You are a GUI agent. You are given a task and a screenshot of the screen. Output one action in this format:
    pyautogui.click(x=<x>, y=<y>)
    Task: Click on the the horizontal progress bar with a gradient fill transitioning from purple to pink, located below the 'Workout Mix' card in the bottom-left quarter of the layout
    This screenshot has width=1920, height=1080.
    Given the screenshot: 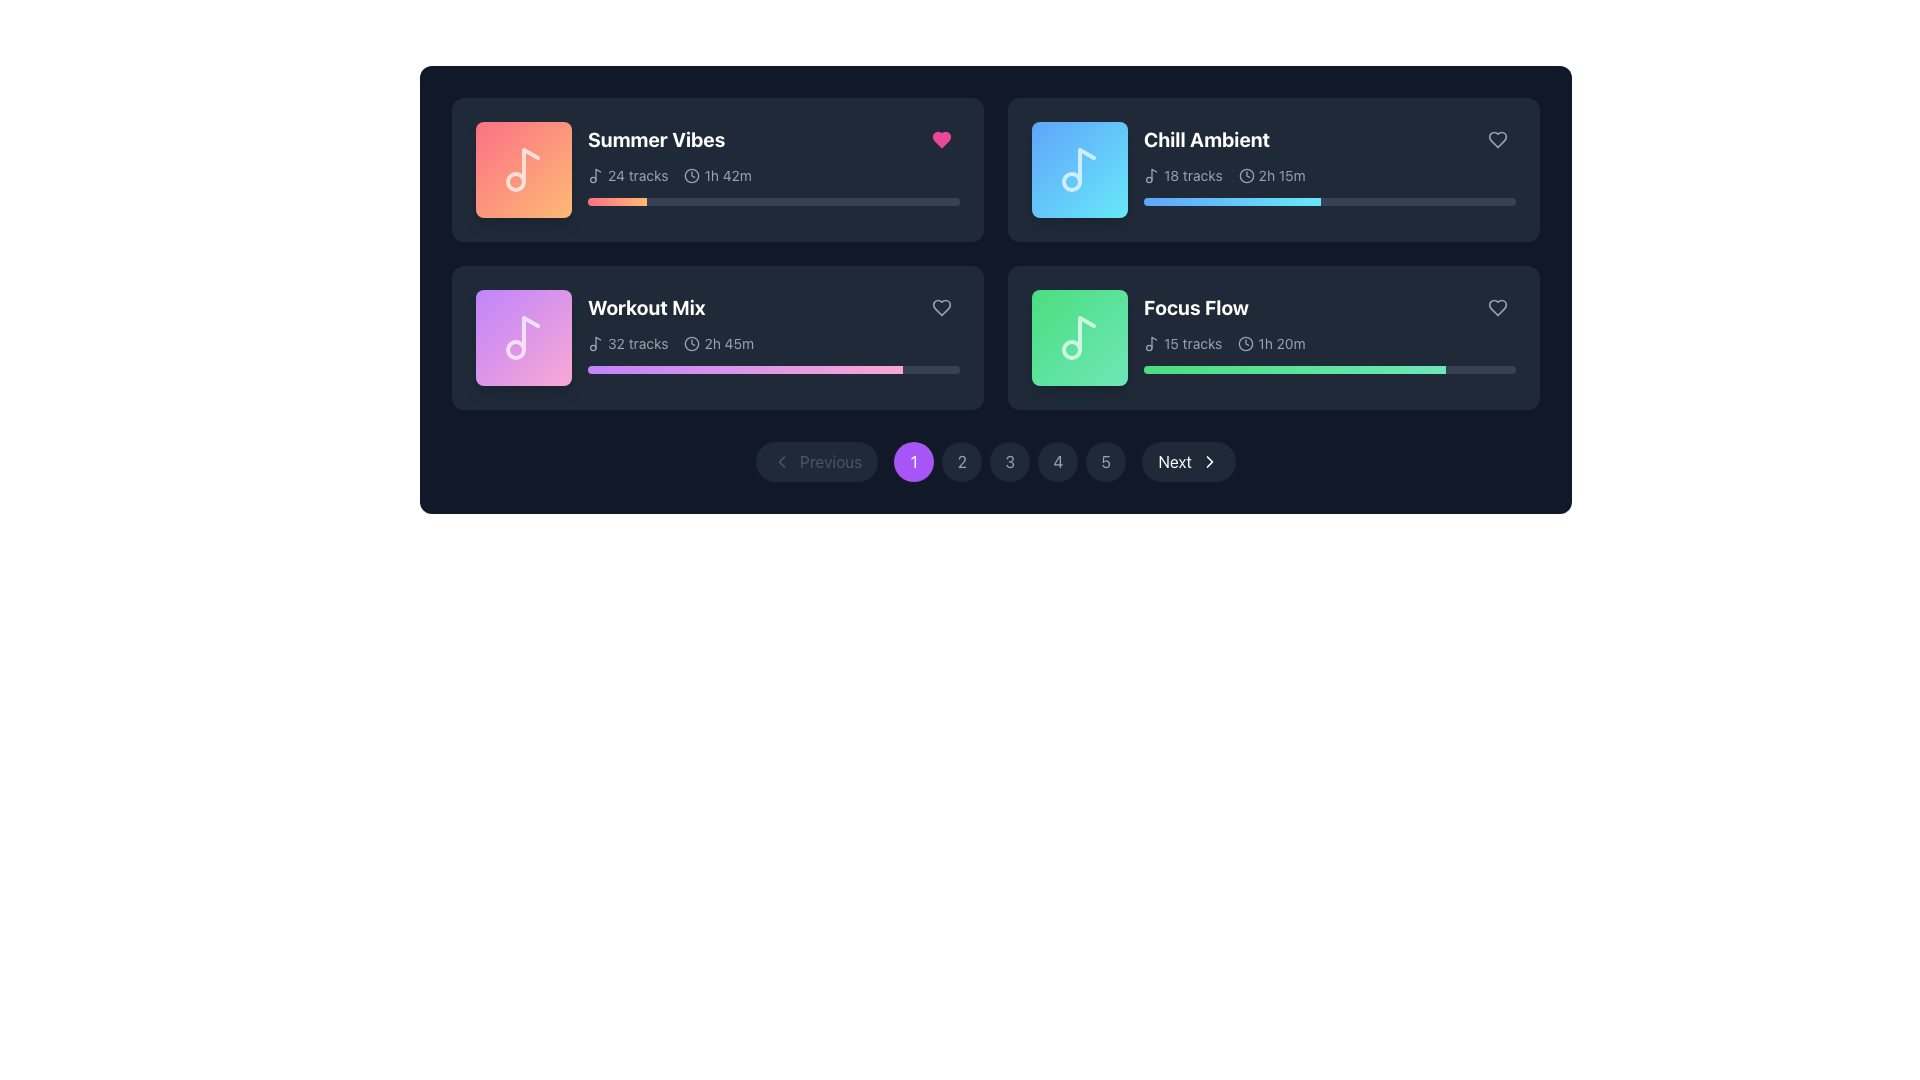 What is the action you would take?
    pyautogui.click(x=744, y=370)
    